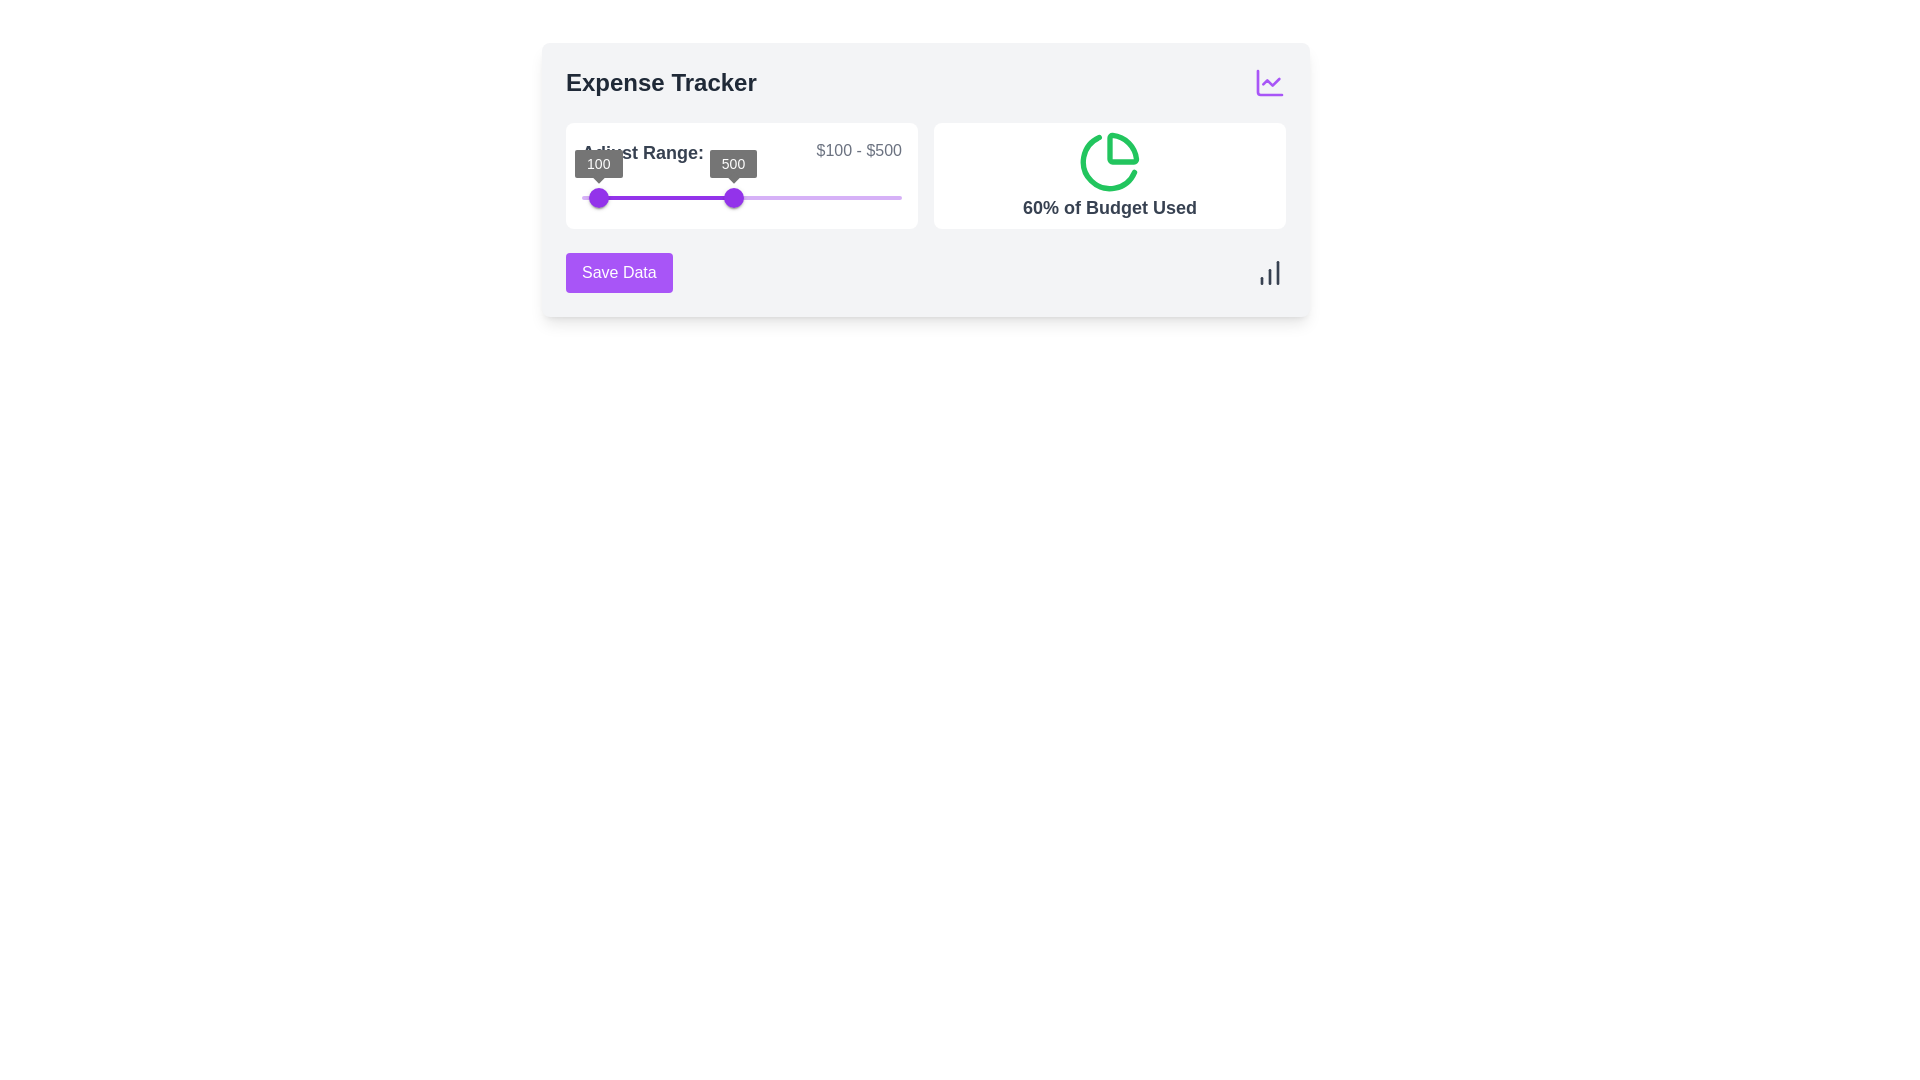 The width and height of the screenshot is (1920, 1080). I want to click on the purple slider thumb labeled '500', so click(732, 197).